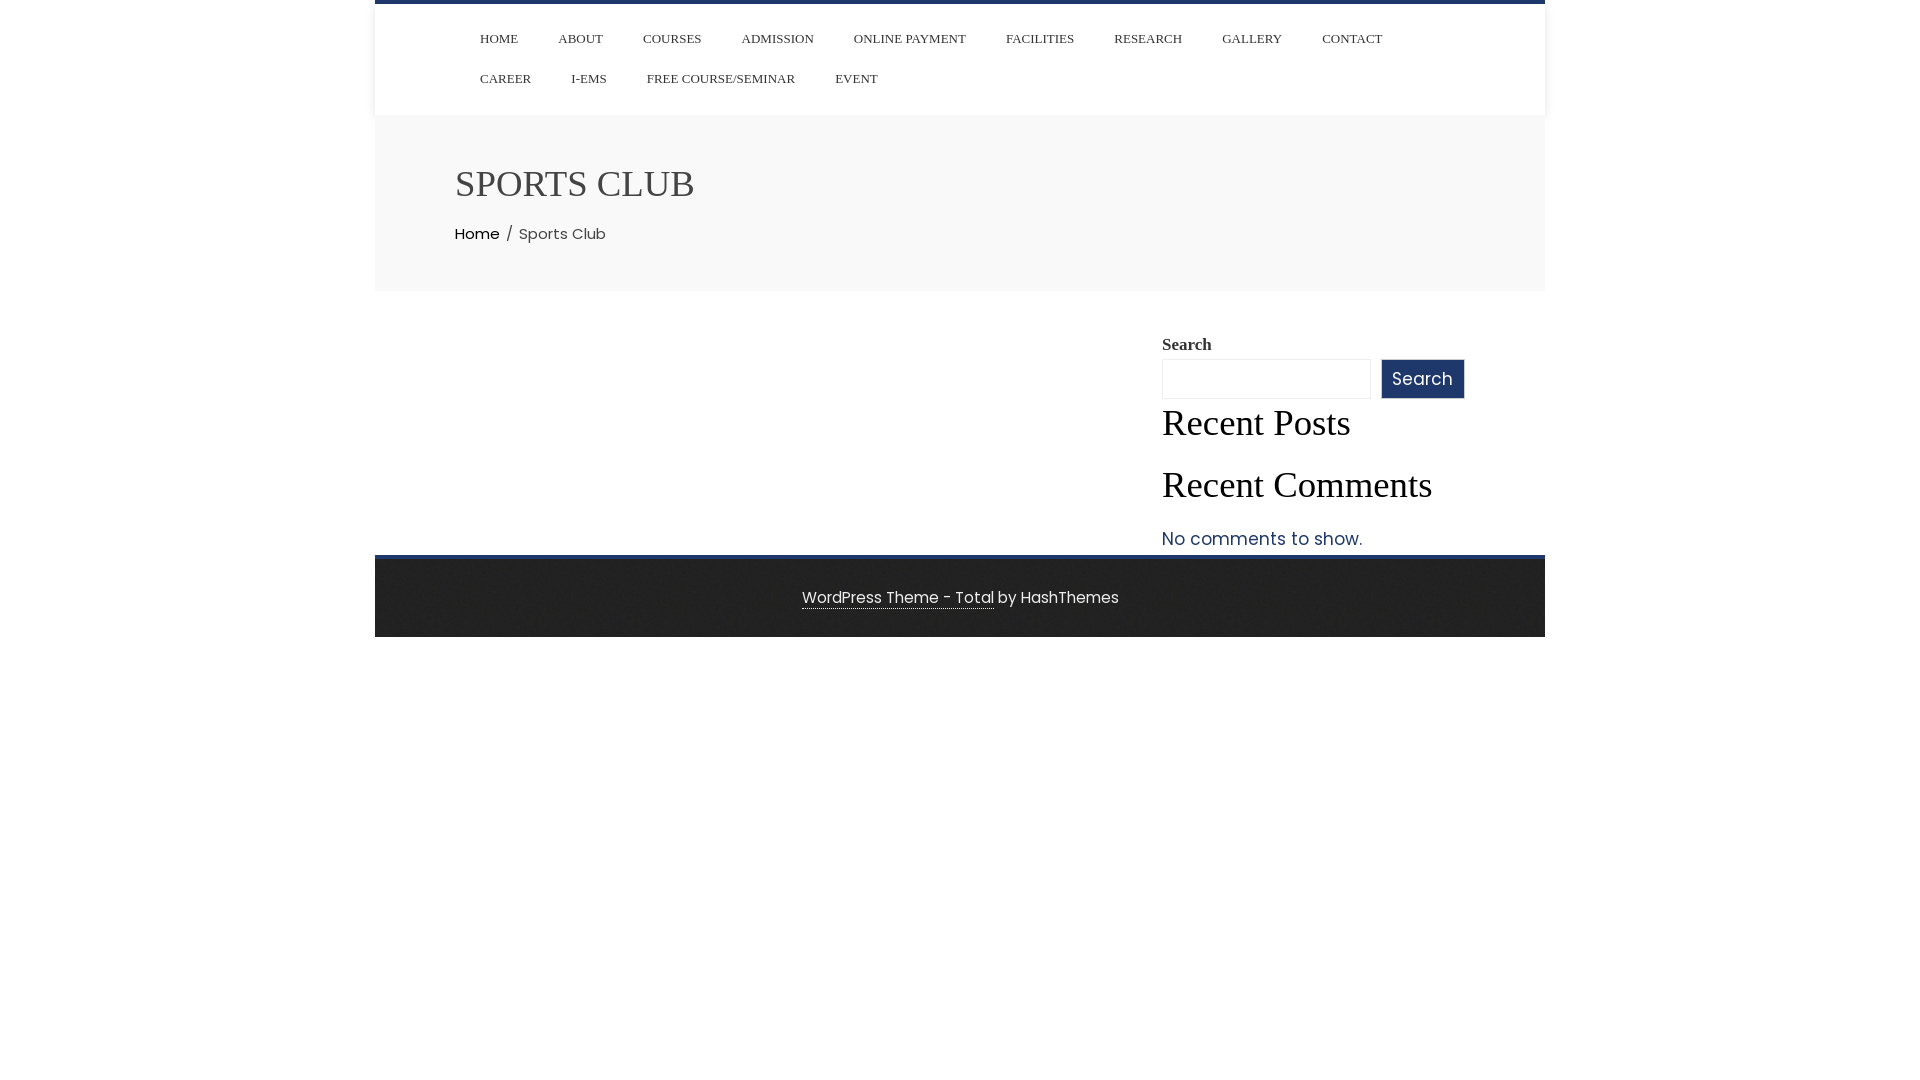 The image size is (1920, 1080). Describe the element at coordinates (542, 38) in the screenshot. I see `'ABOUT'` at that location.